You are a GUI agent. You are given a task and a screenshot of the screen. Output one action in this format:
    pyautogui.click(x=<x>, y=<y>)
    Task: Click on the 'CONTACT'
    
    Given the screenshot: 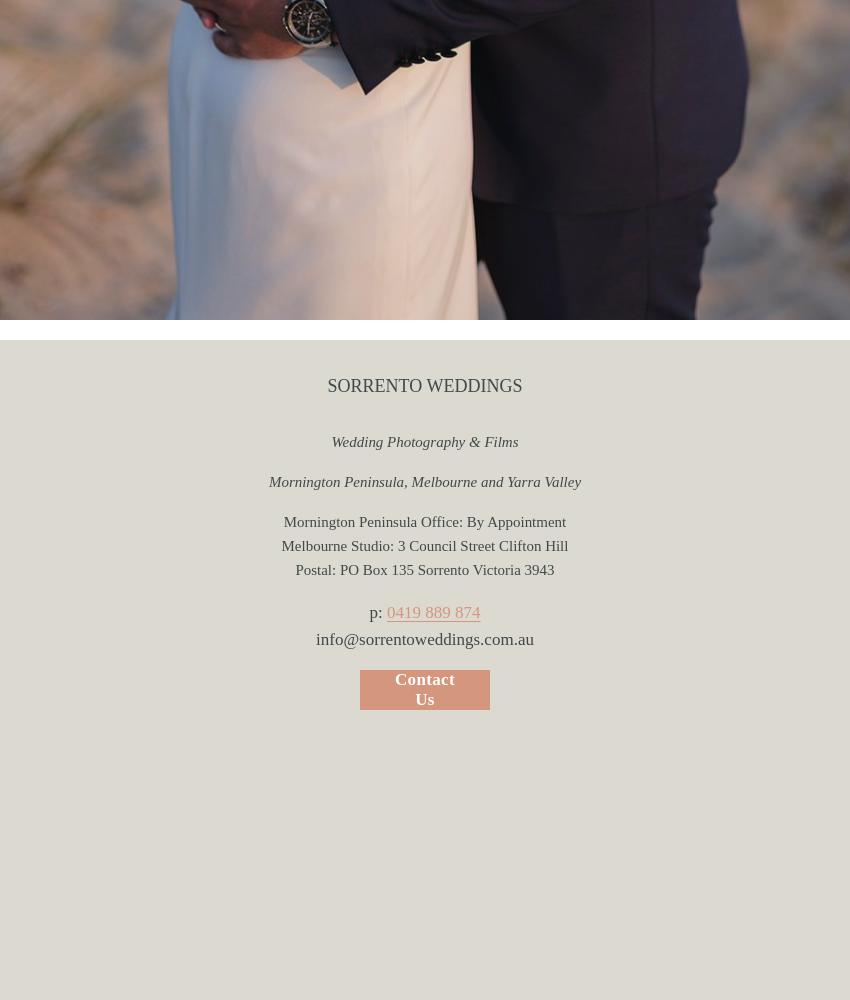 What is the action you would take?
    pyautogui.click(x=424, y=296)
    